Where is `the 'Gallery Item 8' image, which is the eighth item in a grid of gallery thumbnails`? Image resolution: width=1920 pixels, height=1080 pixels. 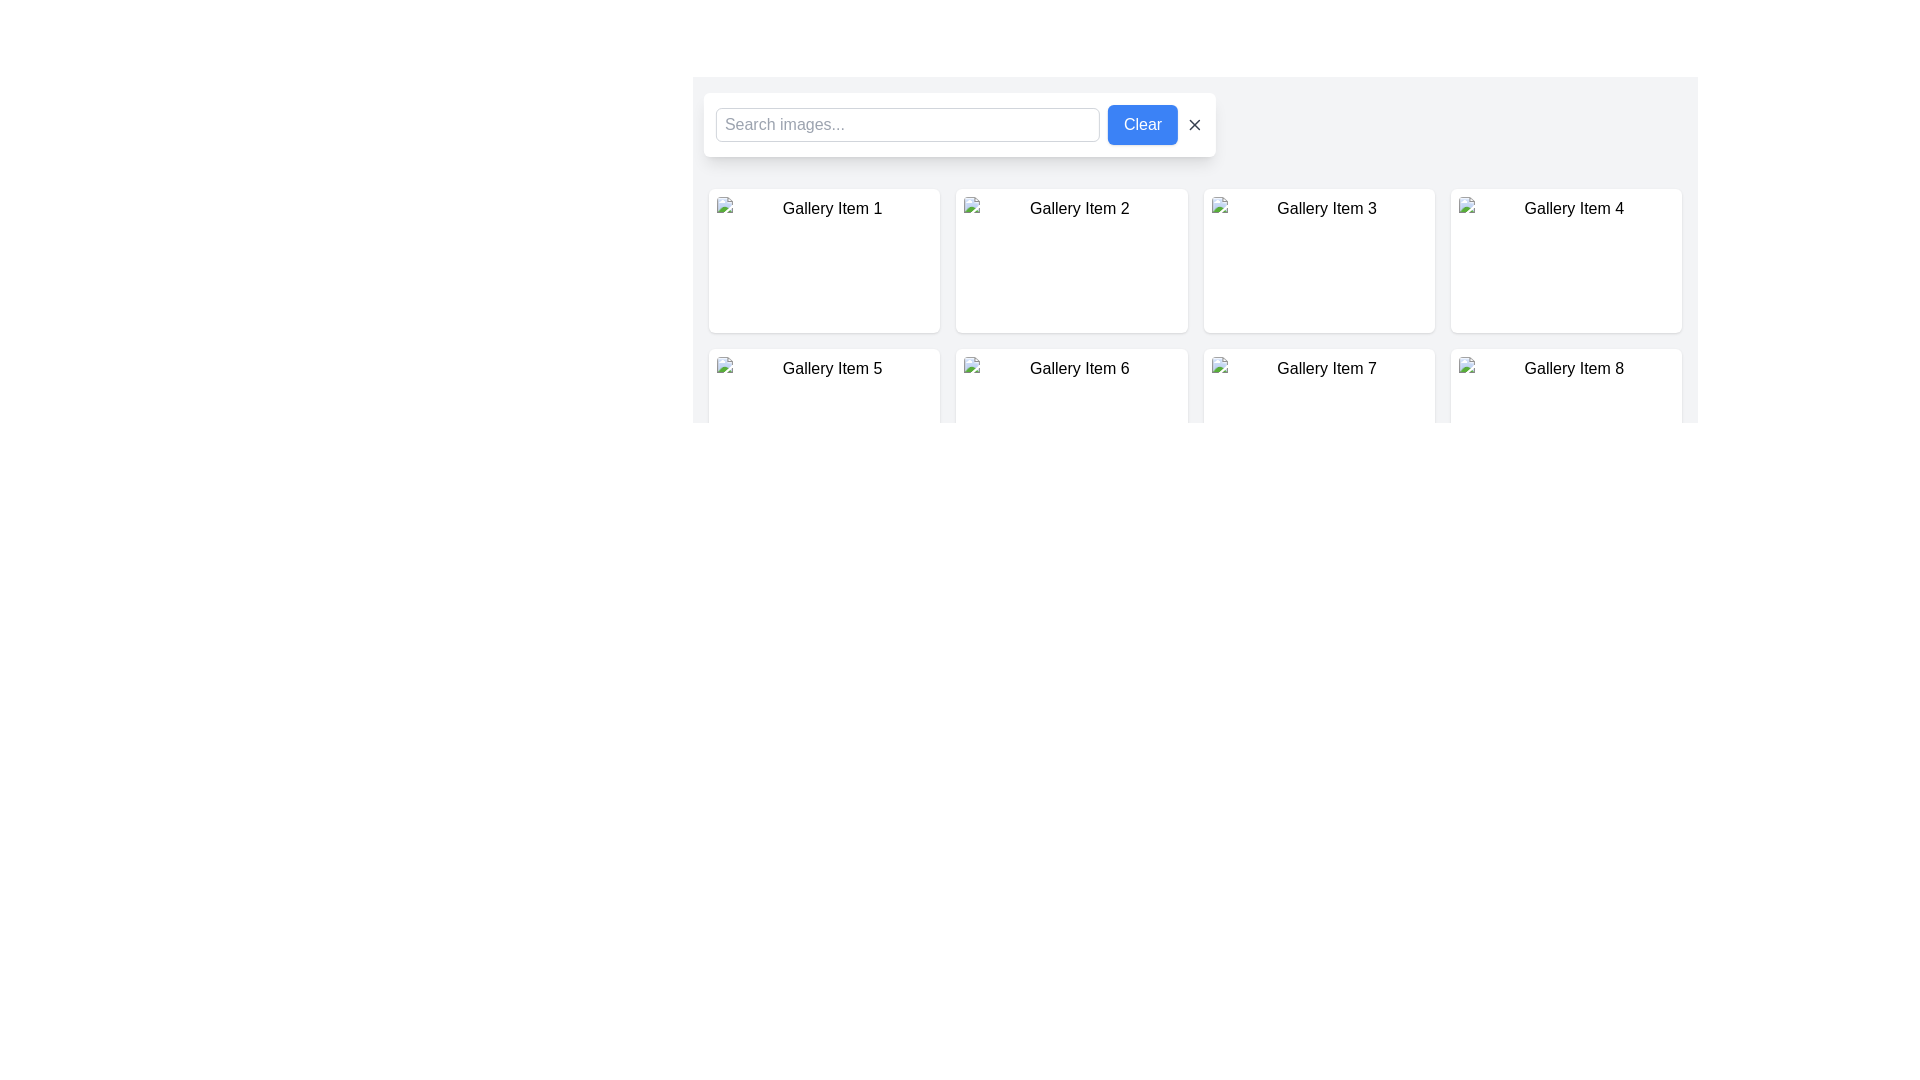
the 'Gallery Item 8' image, which is the eighth item in a grid of gallery thumbnails is located at coordinates (1565, 419).